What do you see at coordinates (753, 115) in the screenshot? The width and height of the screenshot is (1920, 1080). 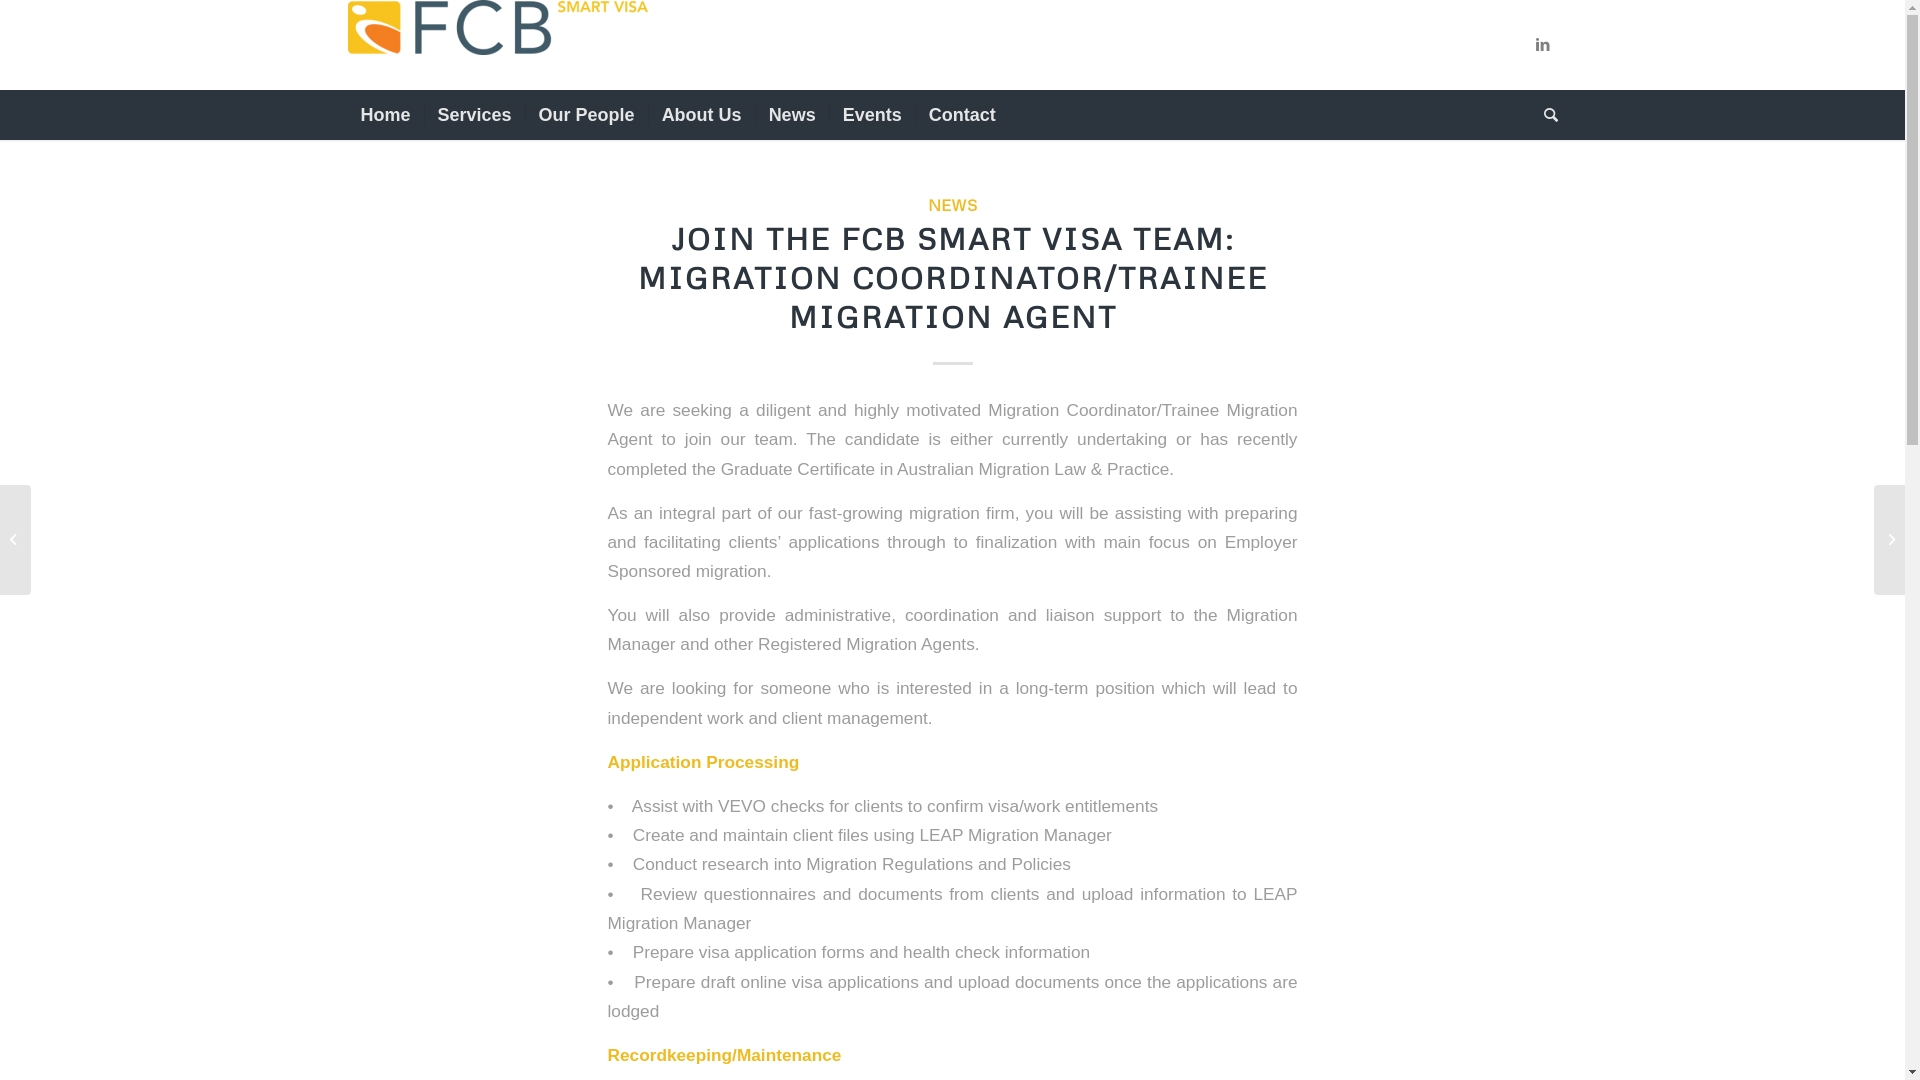 I see `'News'` at bounding box center [753, 115].